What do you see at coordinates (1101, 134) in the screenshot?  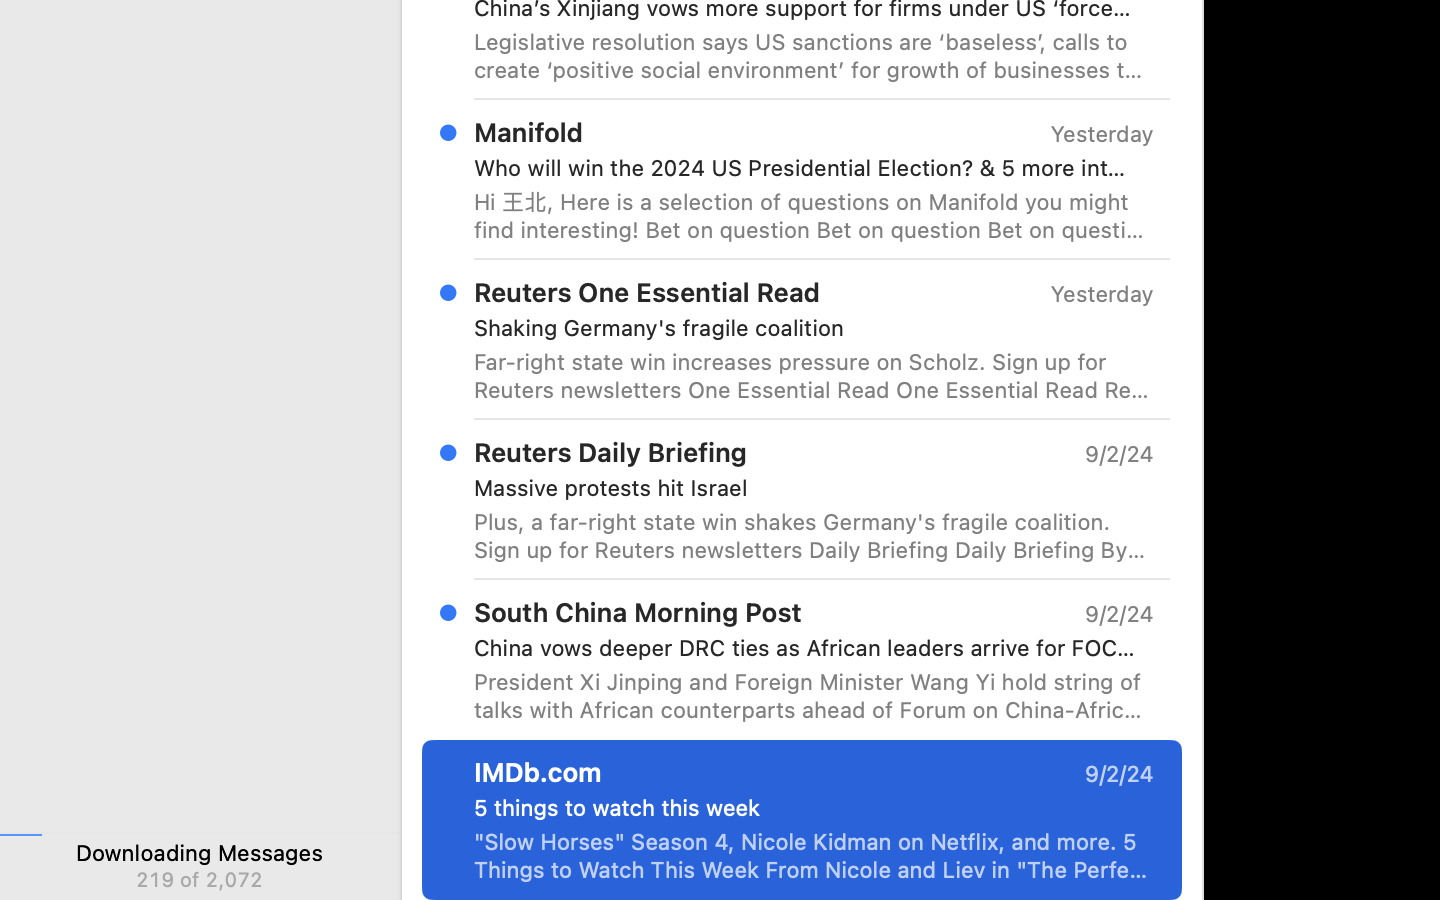 I see `'Yesterday'` at bounding box center [1101, 134].